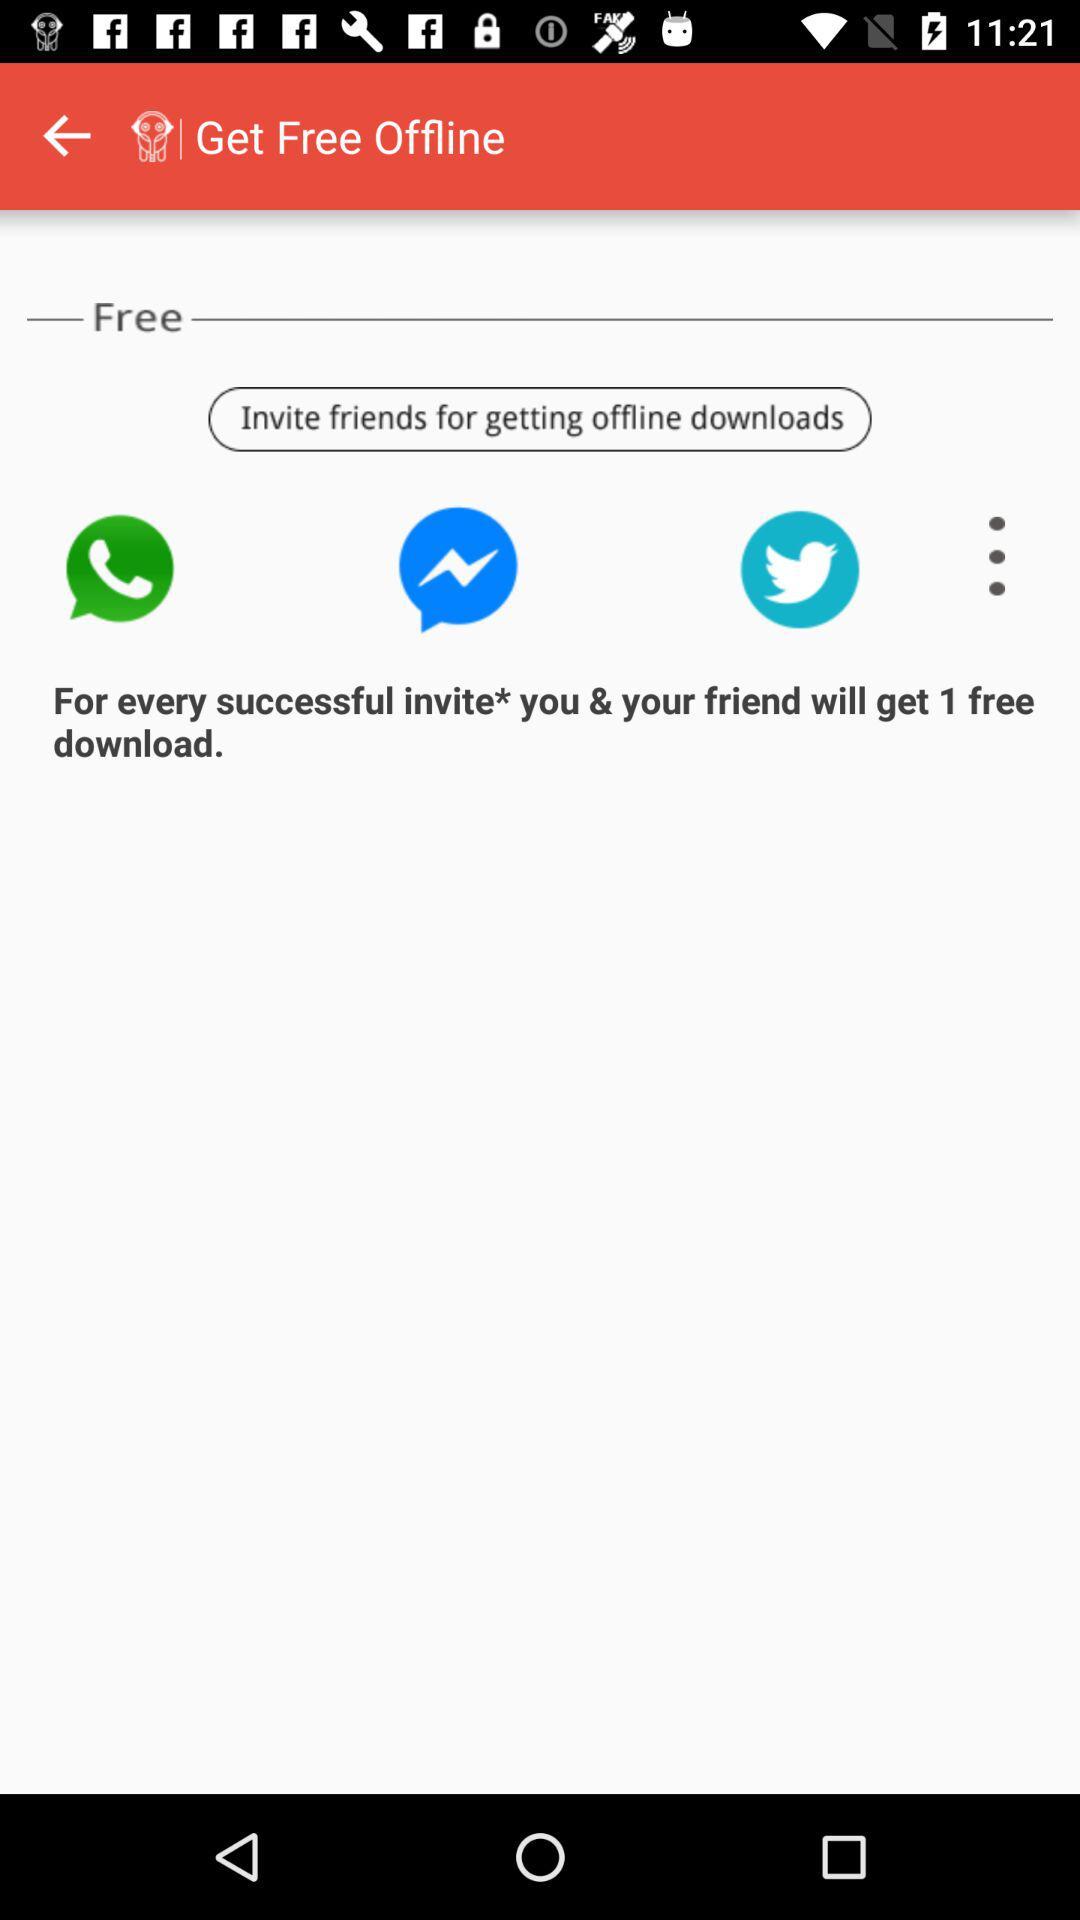 This screenshot has width=1080, height=1920. What do you see at coordinates (65, 134) in the screenshot?
I see `go back` at bounding box center [65, 134].